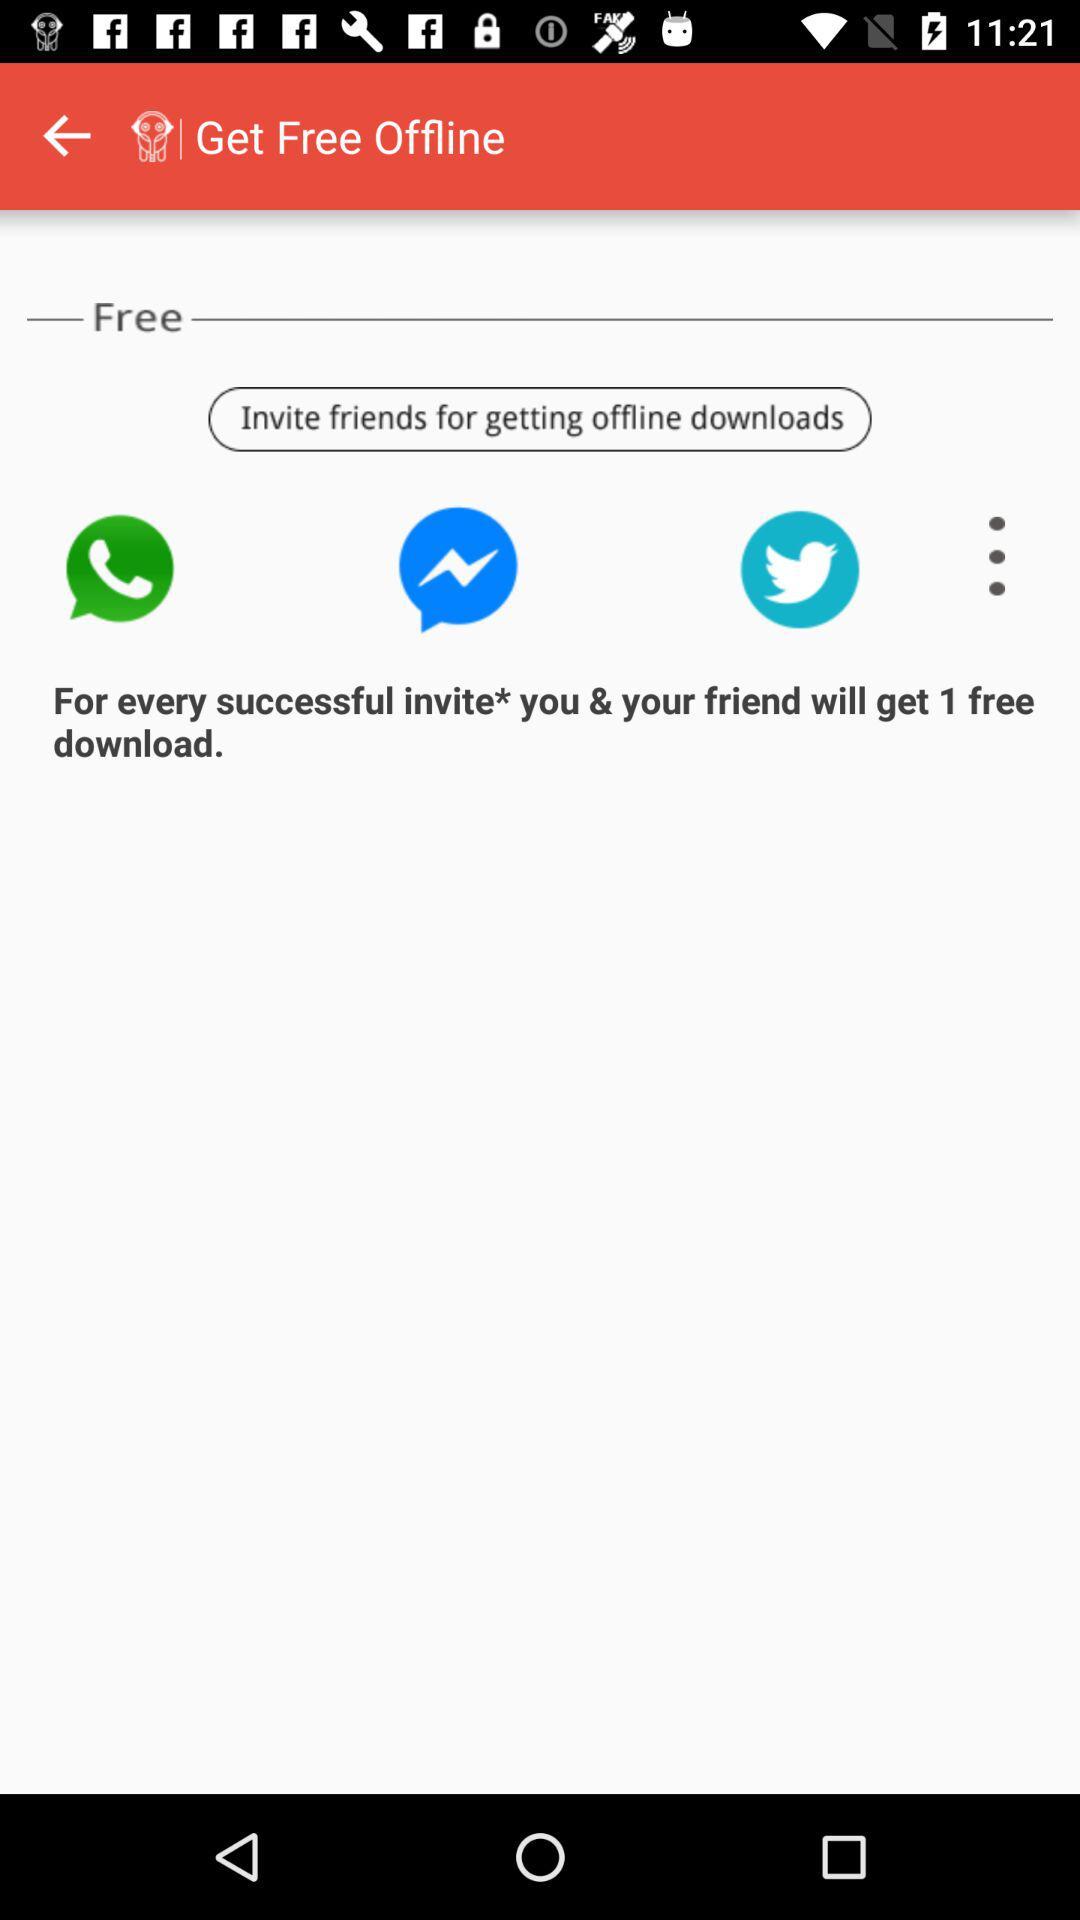 This screenshot has width=1080, height=1920. What do you see at coordinates (65, 134) in the screenshot?
I see `go back` at bounding box center [65, 134].